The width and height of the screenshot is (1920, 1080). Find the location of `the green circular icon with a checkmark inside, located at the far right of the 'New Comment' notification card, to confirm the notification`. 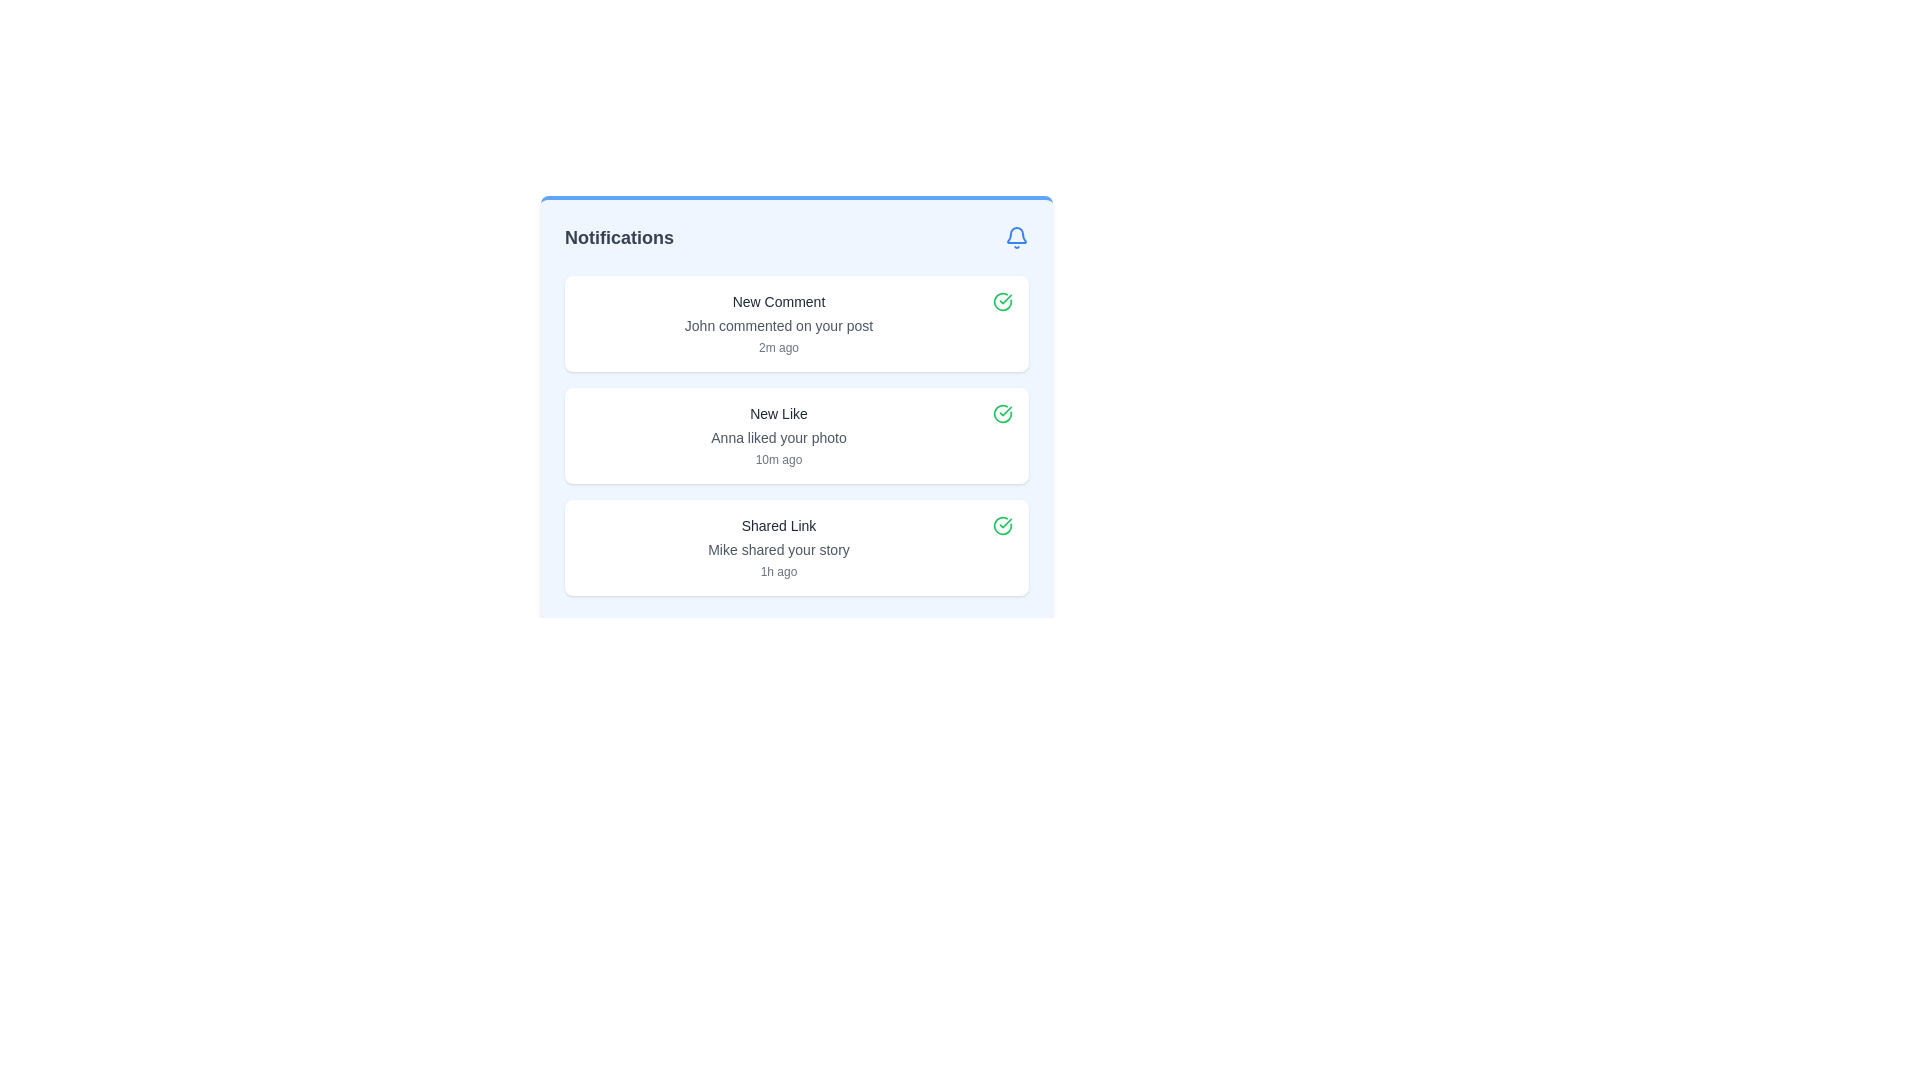

the green circular icon with a checkmark inside, located at the far right of the 'New Comment' notification card, to confirm the notification is located at coordinates (1003, 301).